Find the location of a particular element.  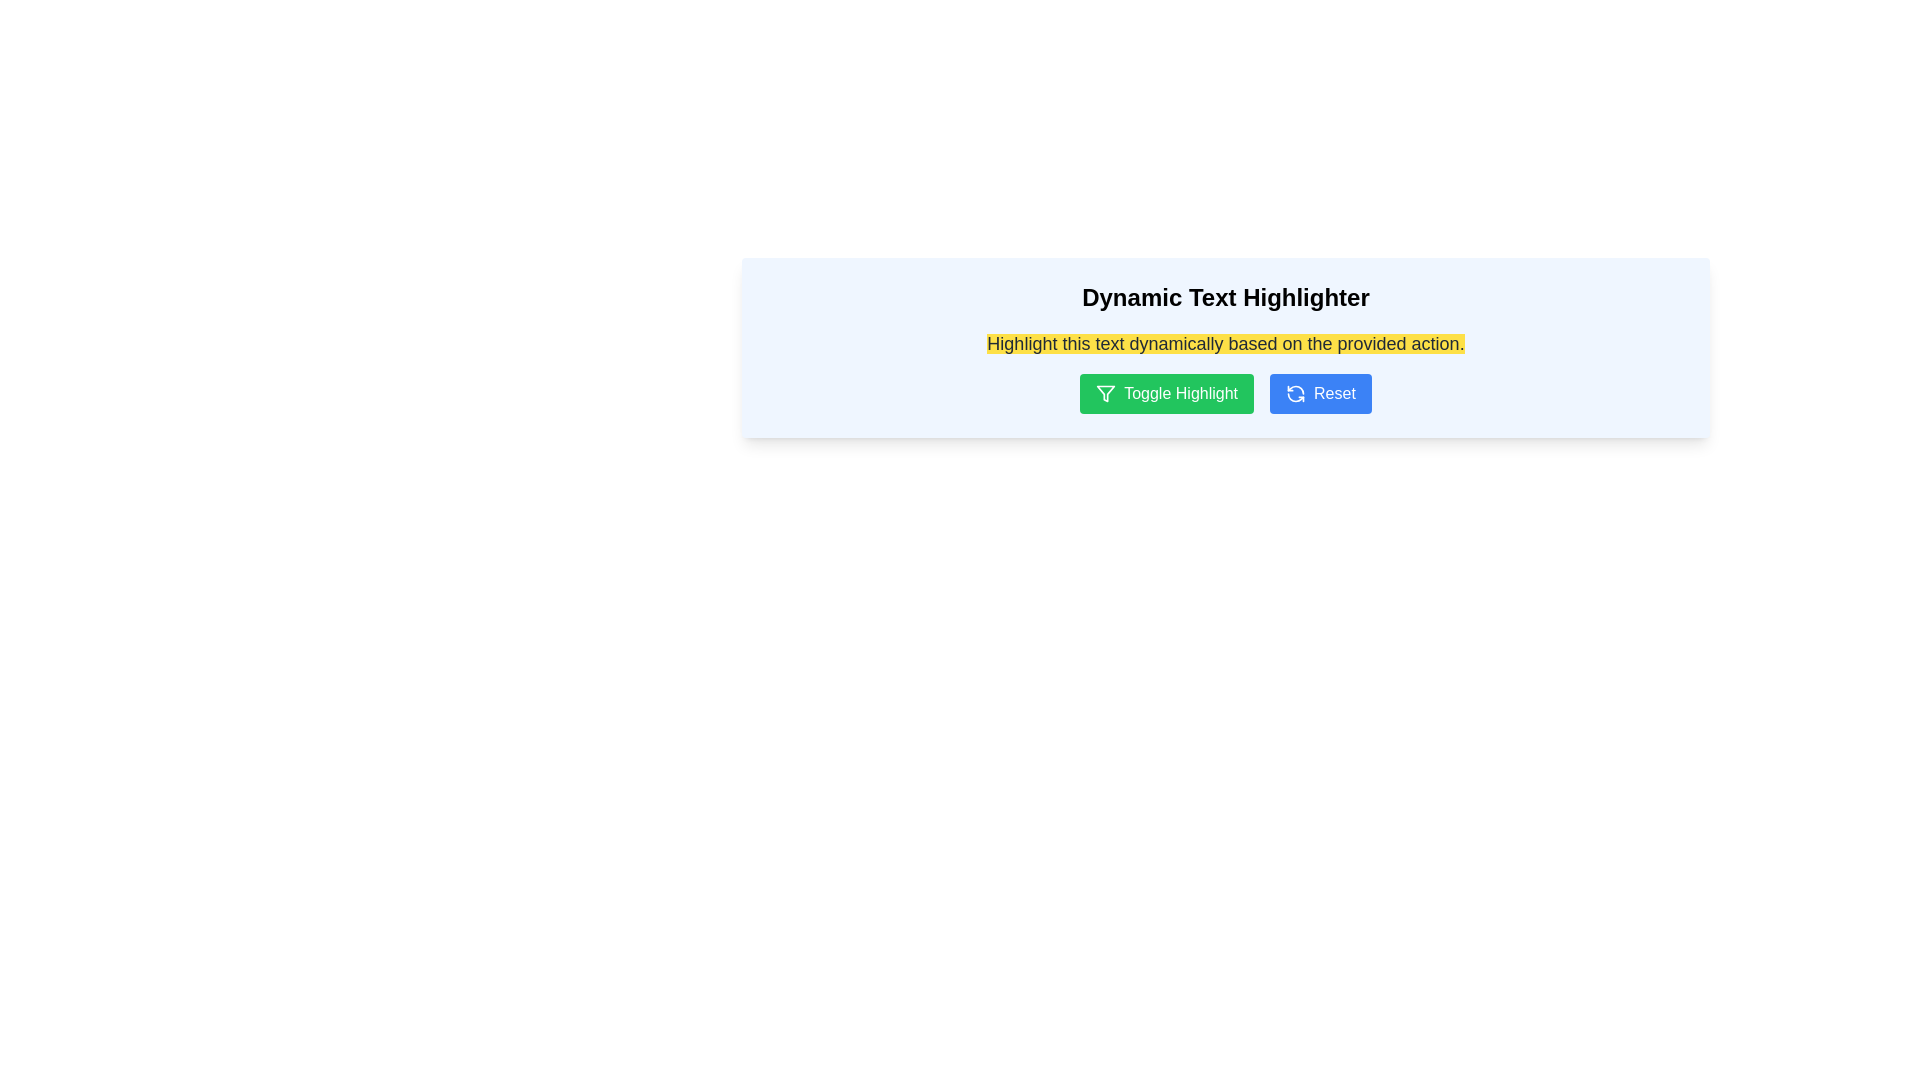

the reset button located to the right of the green 'Toggle Highlight' button, which is part of the dynamic text highlighting feature is located at coordinates (1320, 393).